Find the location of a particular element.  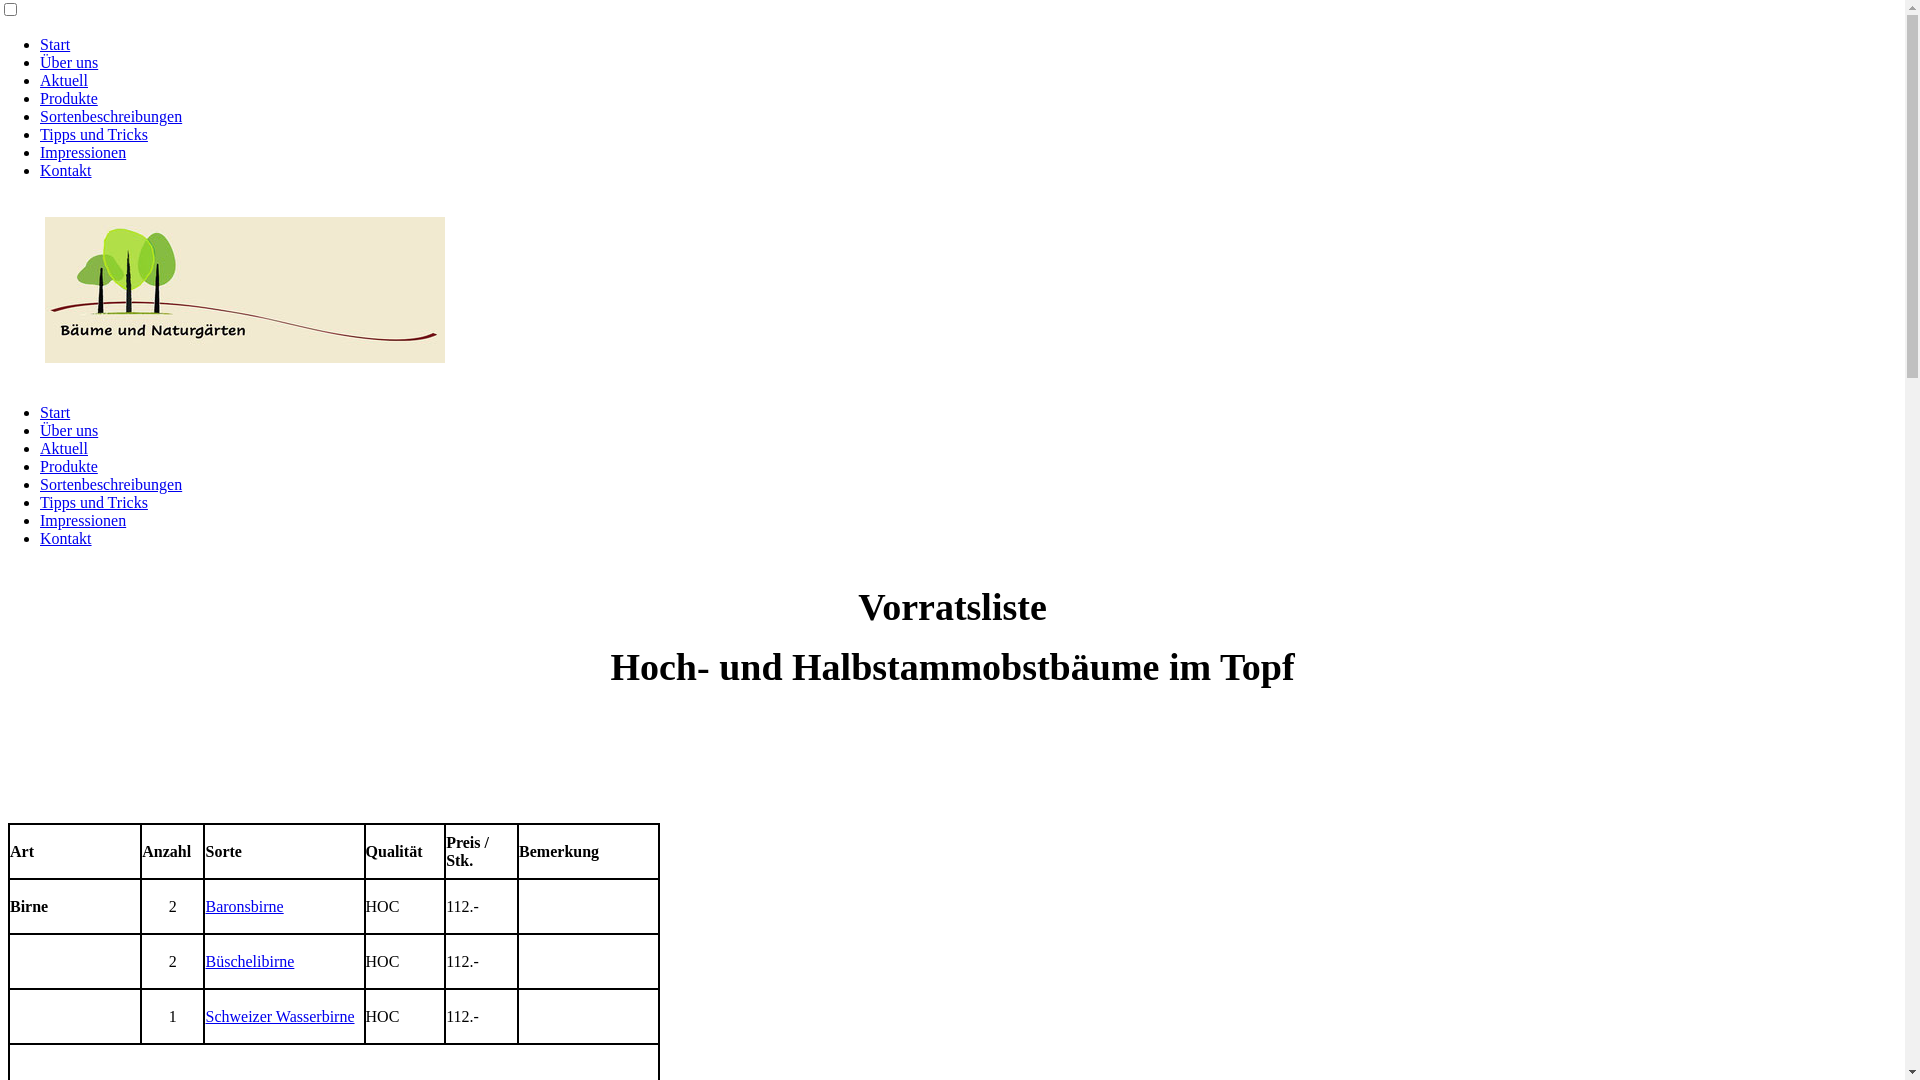

'Start' is located at coordinates (54, 411).